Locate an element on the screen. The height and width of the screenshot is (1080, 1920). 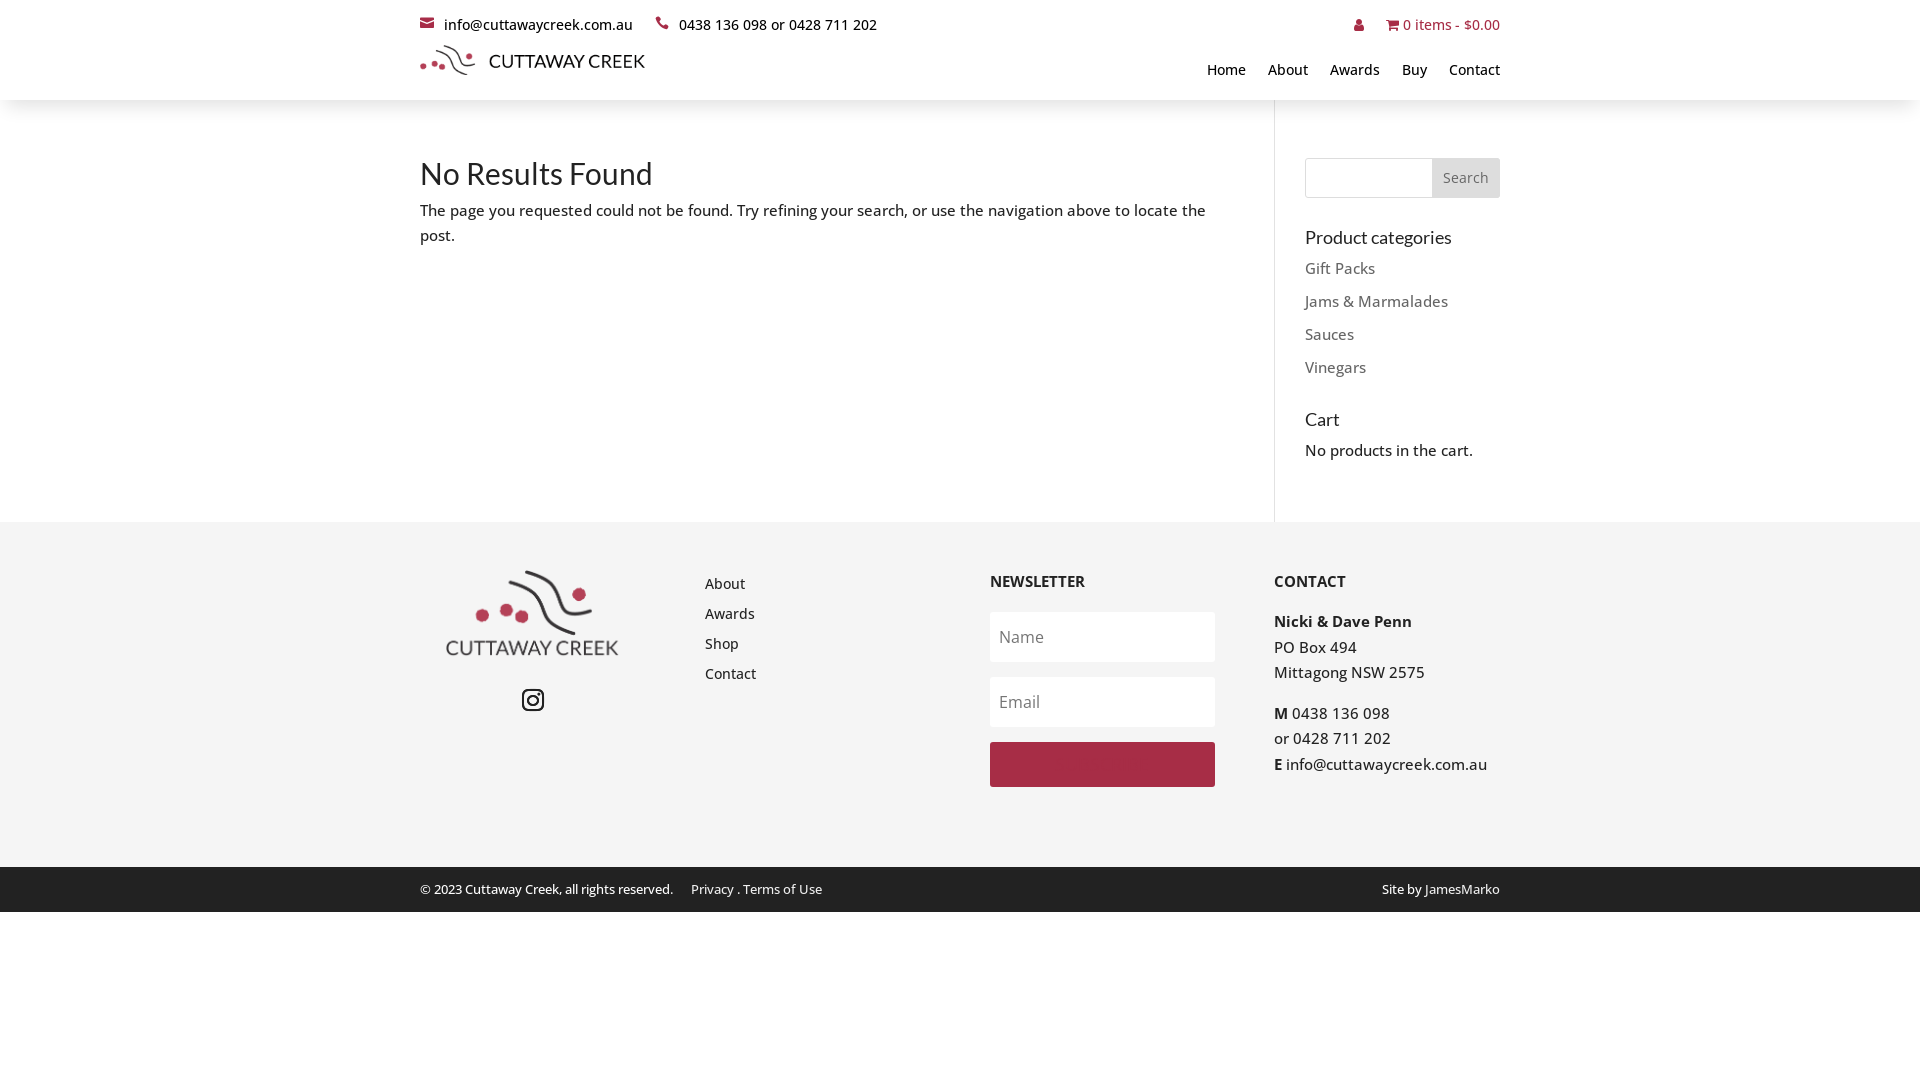
'Contact' is located at coordinates (729, 677).